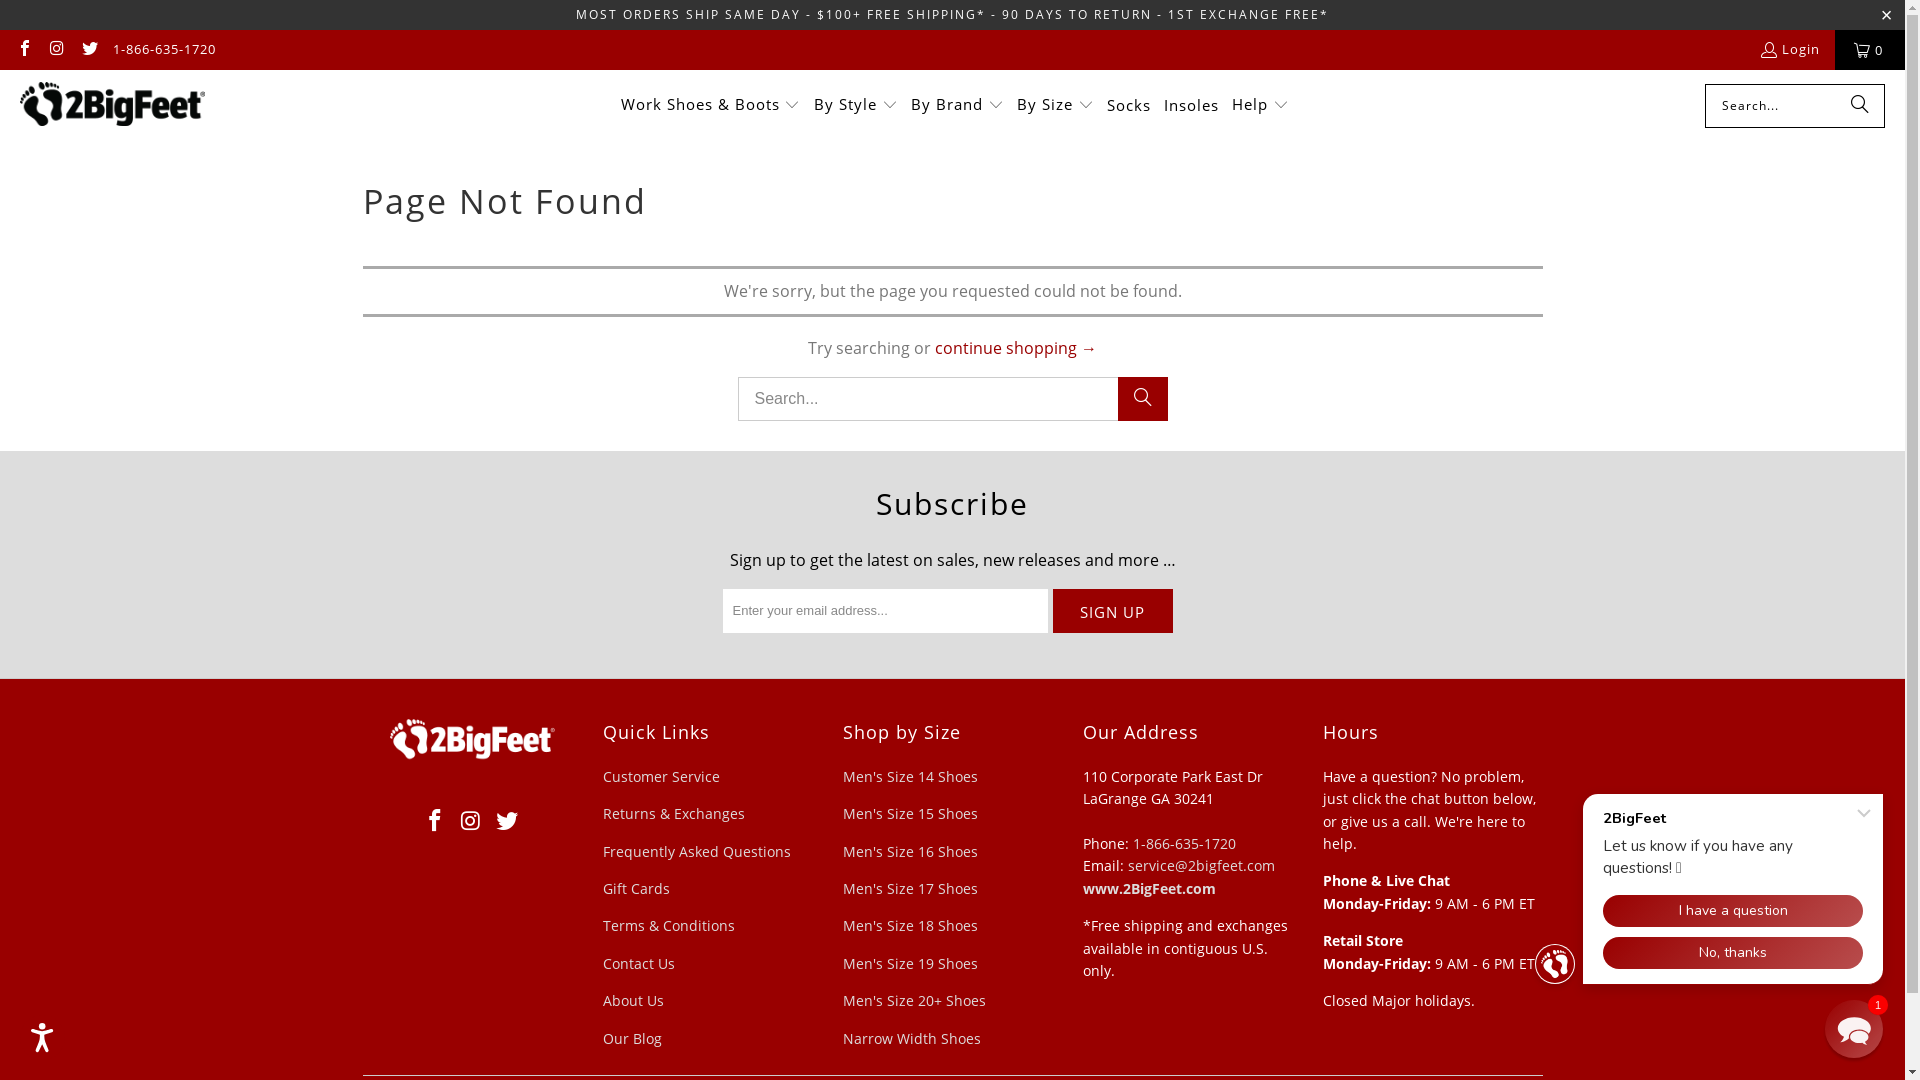 The height and width of the screenshot is (1080, 1920). I want to click on 'Sign Up', so click(1111, 609).